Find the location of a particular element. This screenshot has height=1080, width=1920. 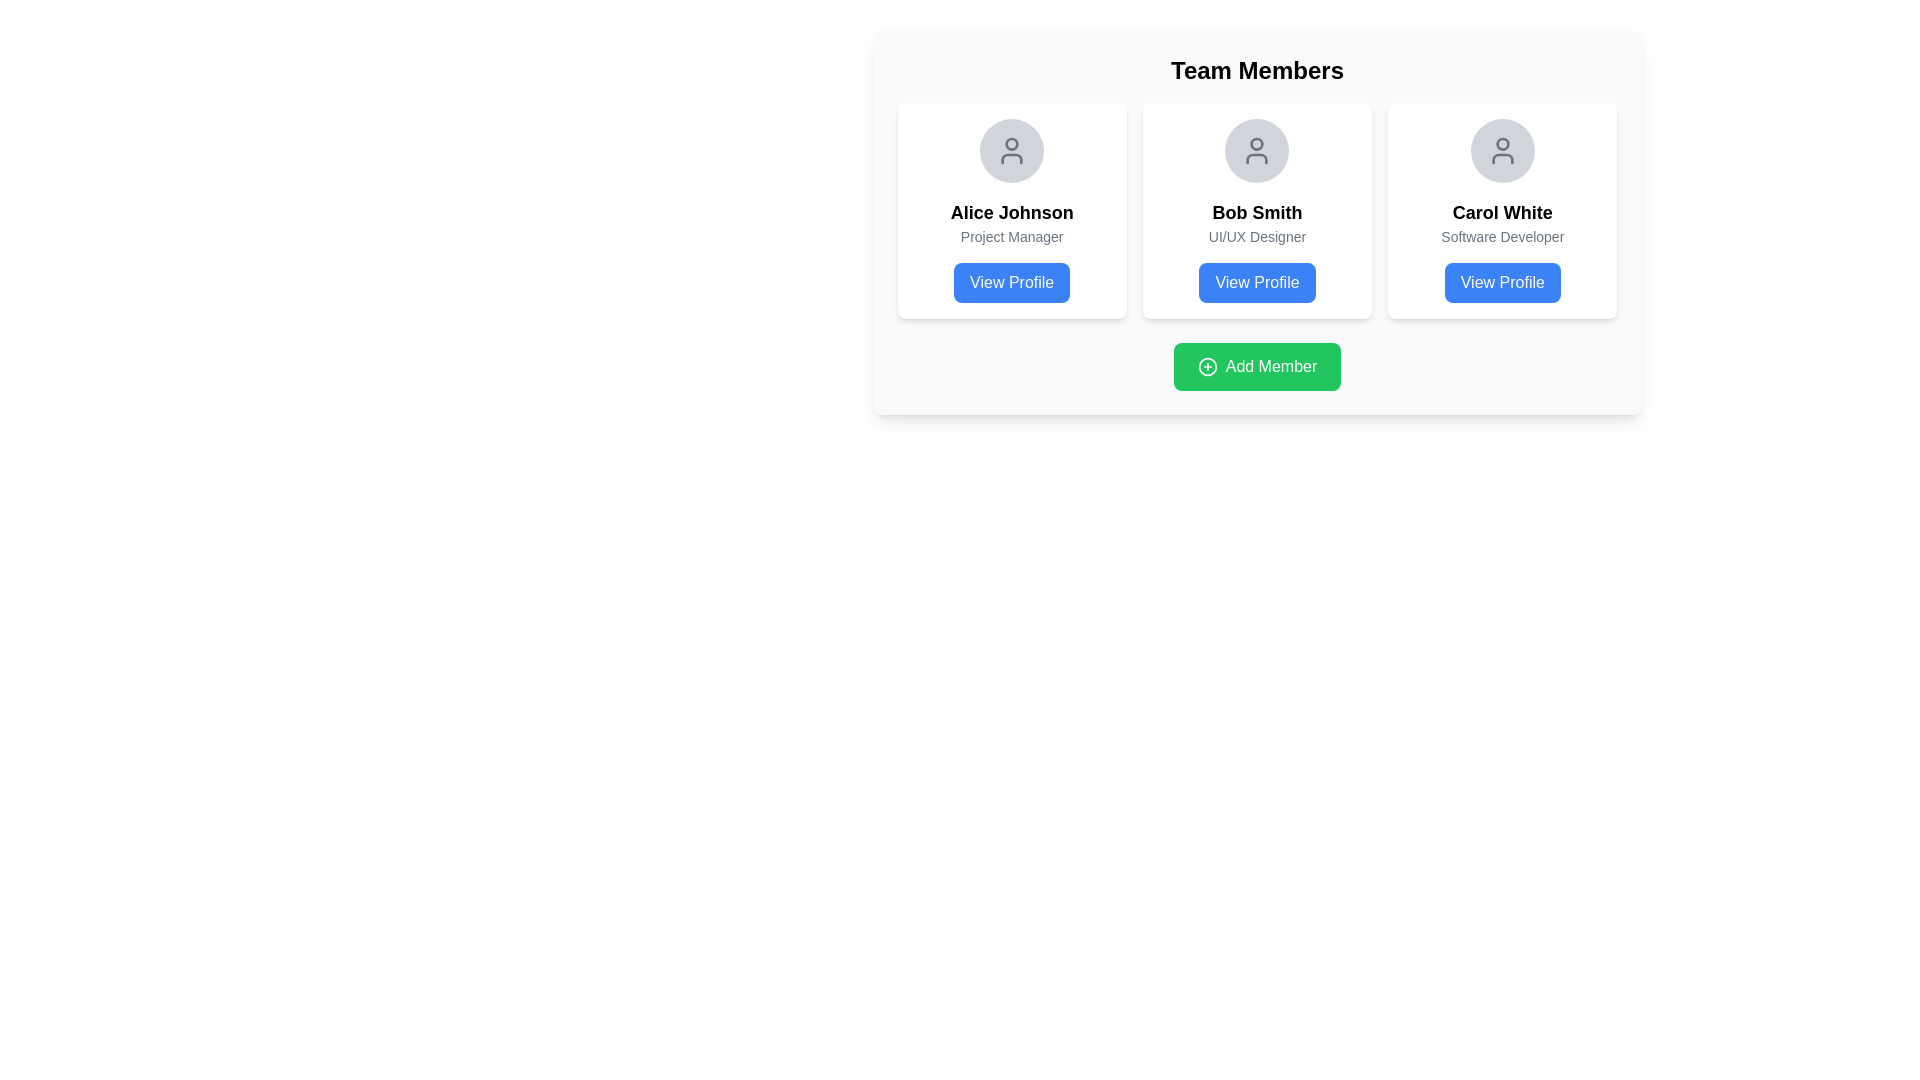

the profile image icon for Bob Smith, UI/UX Designer, located in the center of the three cards under the 'Team Members' heading is located at coordinates (1256, 149).